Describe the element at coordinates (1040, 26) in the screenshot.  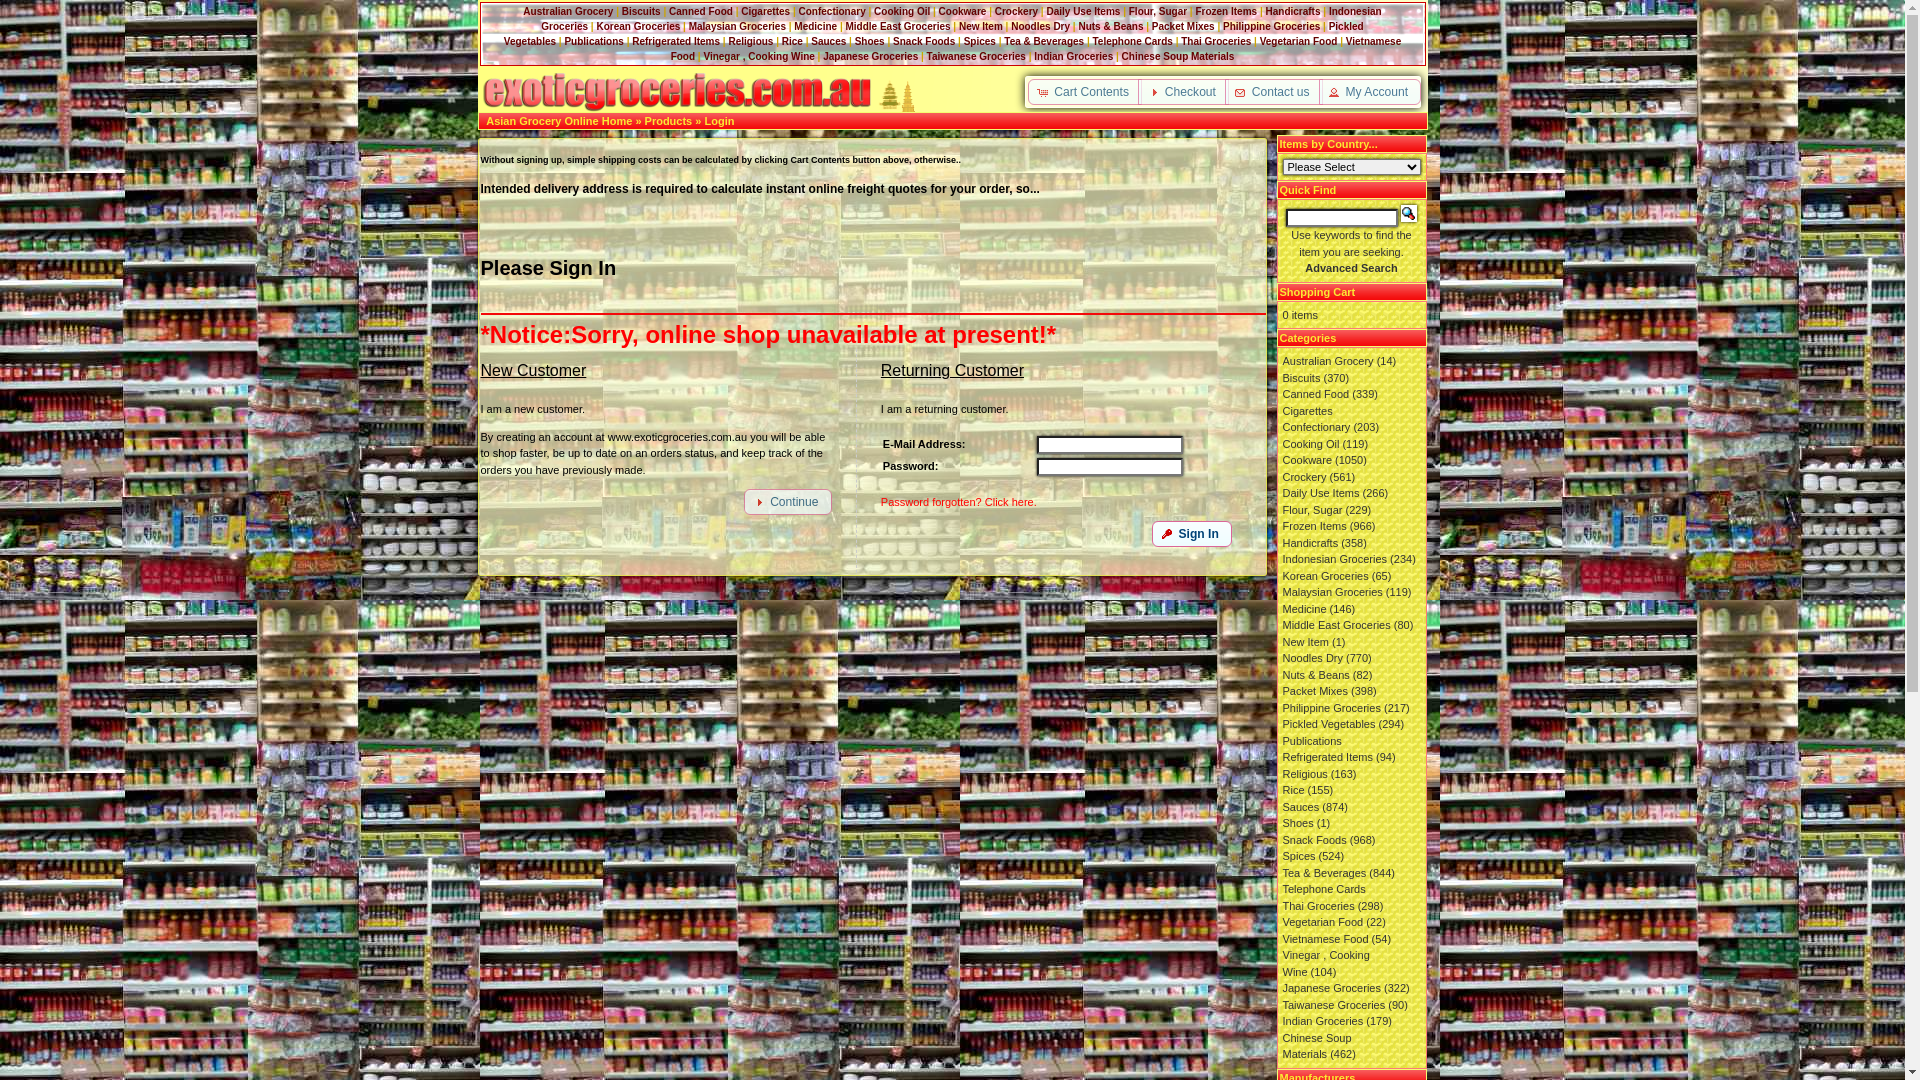
I see `'Noodles Dry'` at that location.